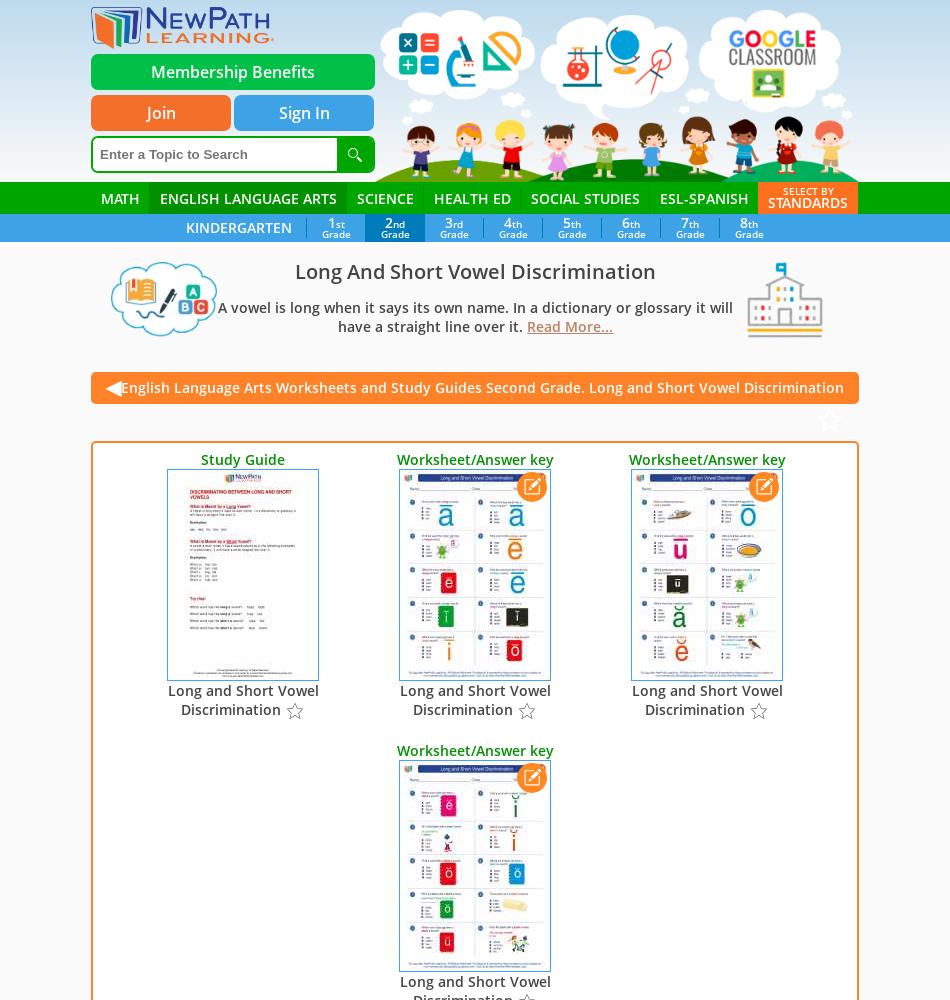 This screenshot has height=1000, width=950. I want to click on 'ESL-Spanish', so click(704, 197).